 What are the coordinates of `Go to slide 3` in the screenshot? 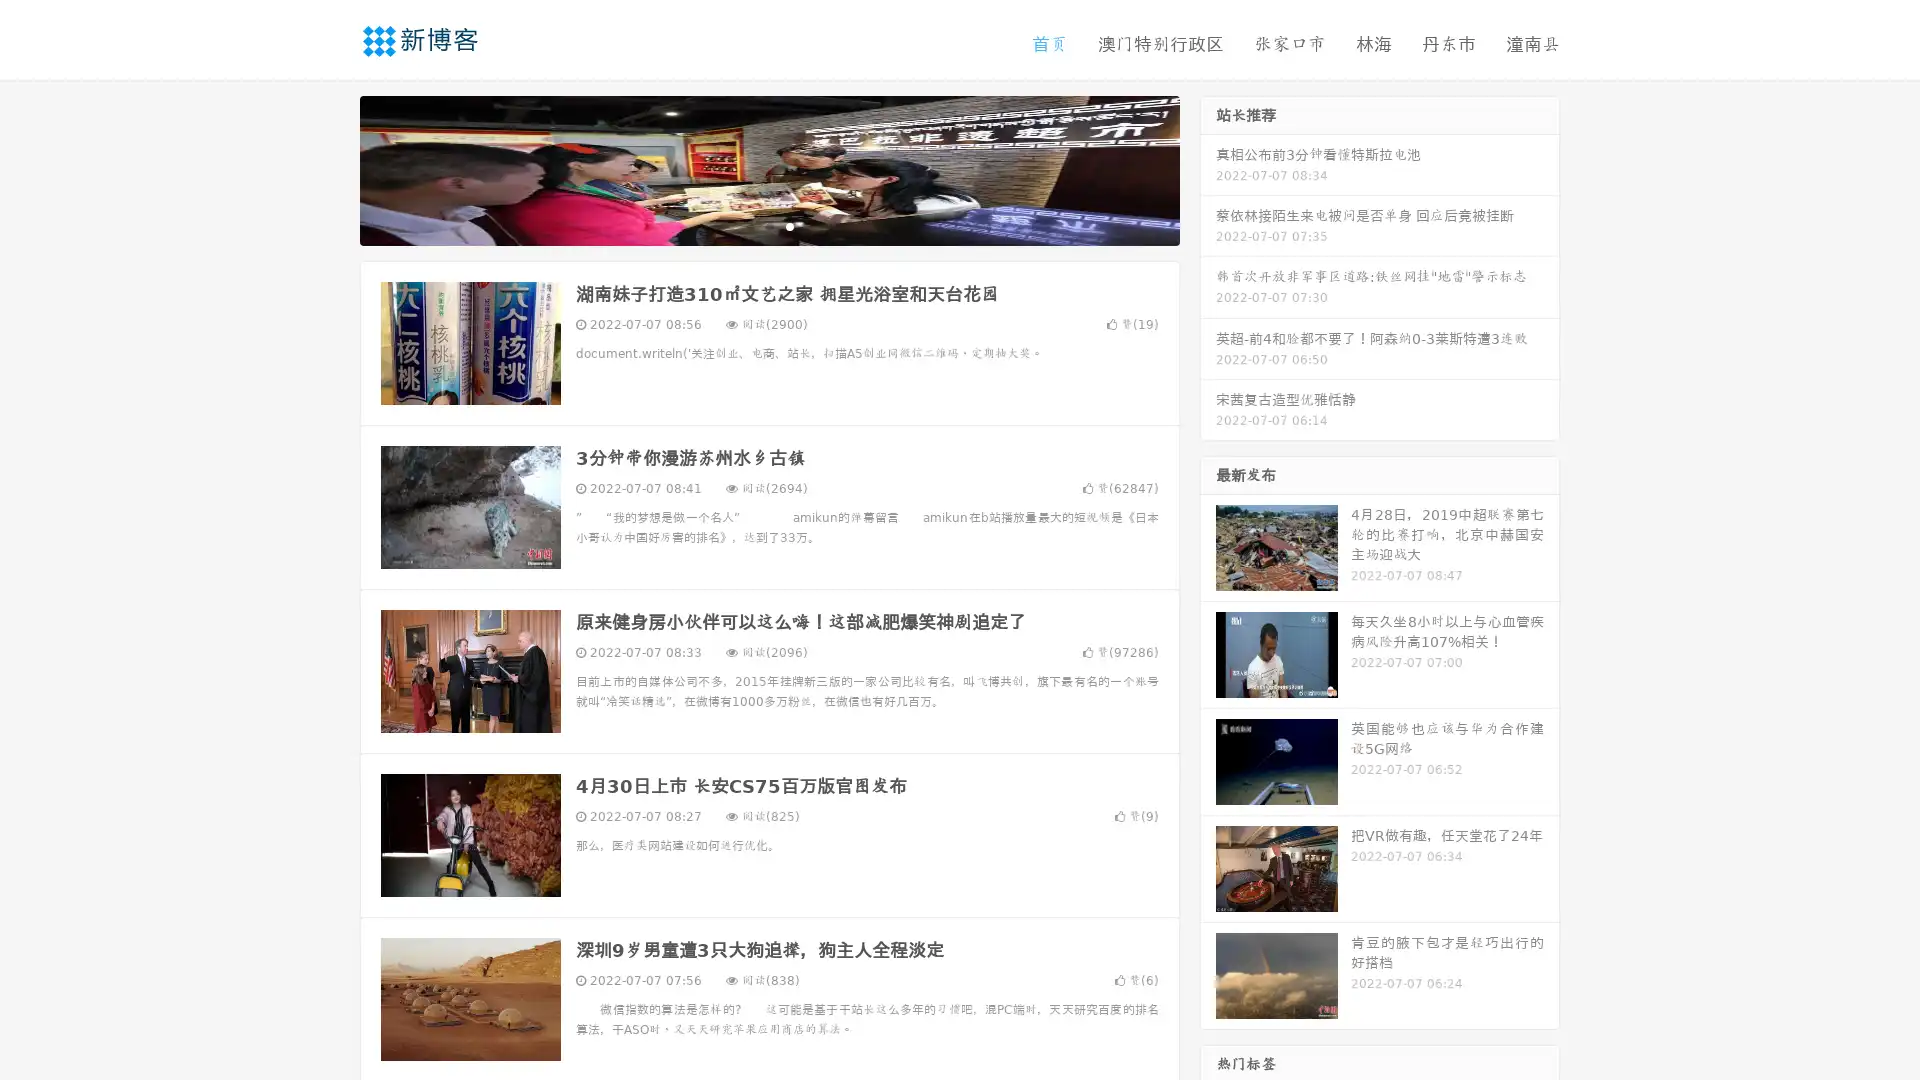 It's located at (789, 225).